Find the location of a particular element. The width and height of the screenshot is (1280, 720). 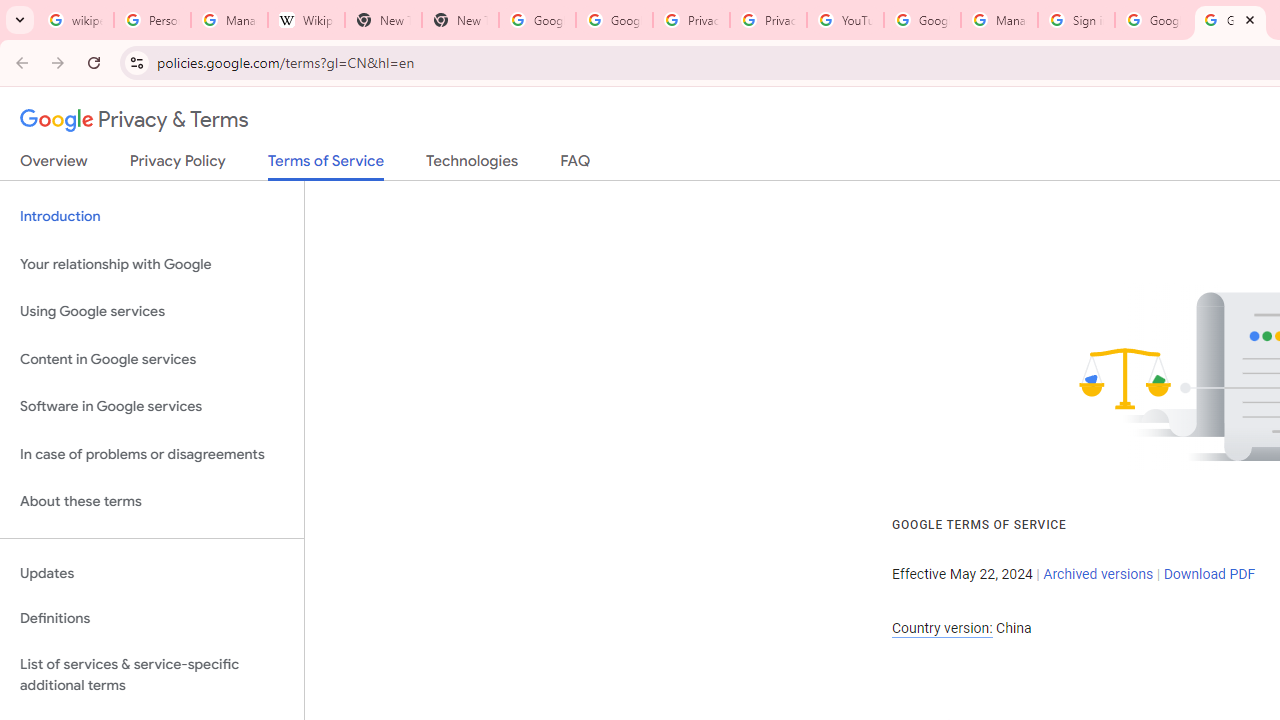

'Privacy Policy' is located at coordinates (177, 164).